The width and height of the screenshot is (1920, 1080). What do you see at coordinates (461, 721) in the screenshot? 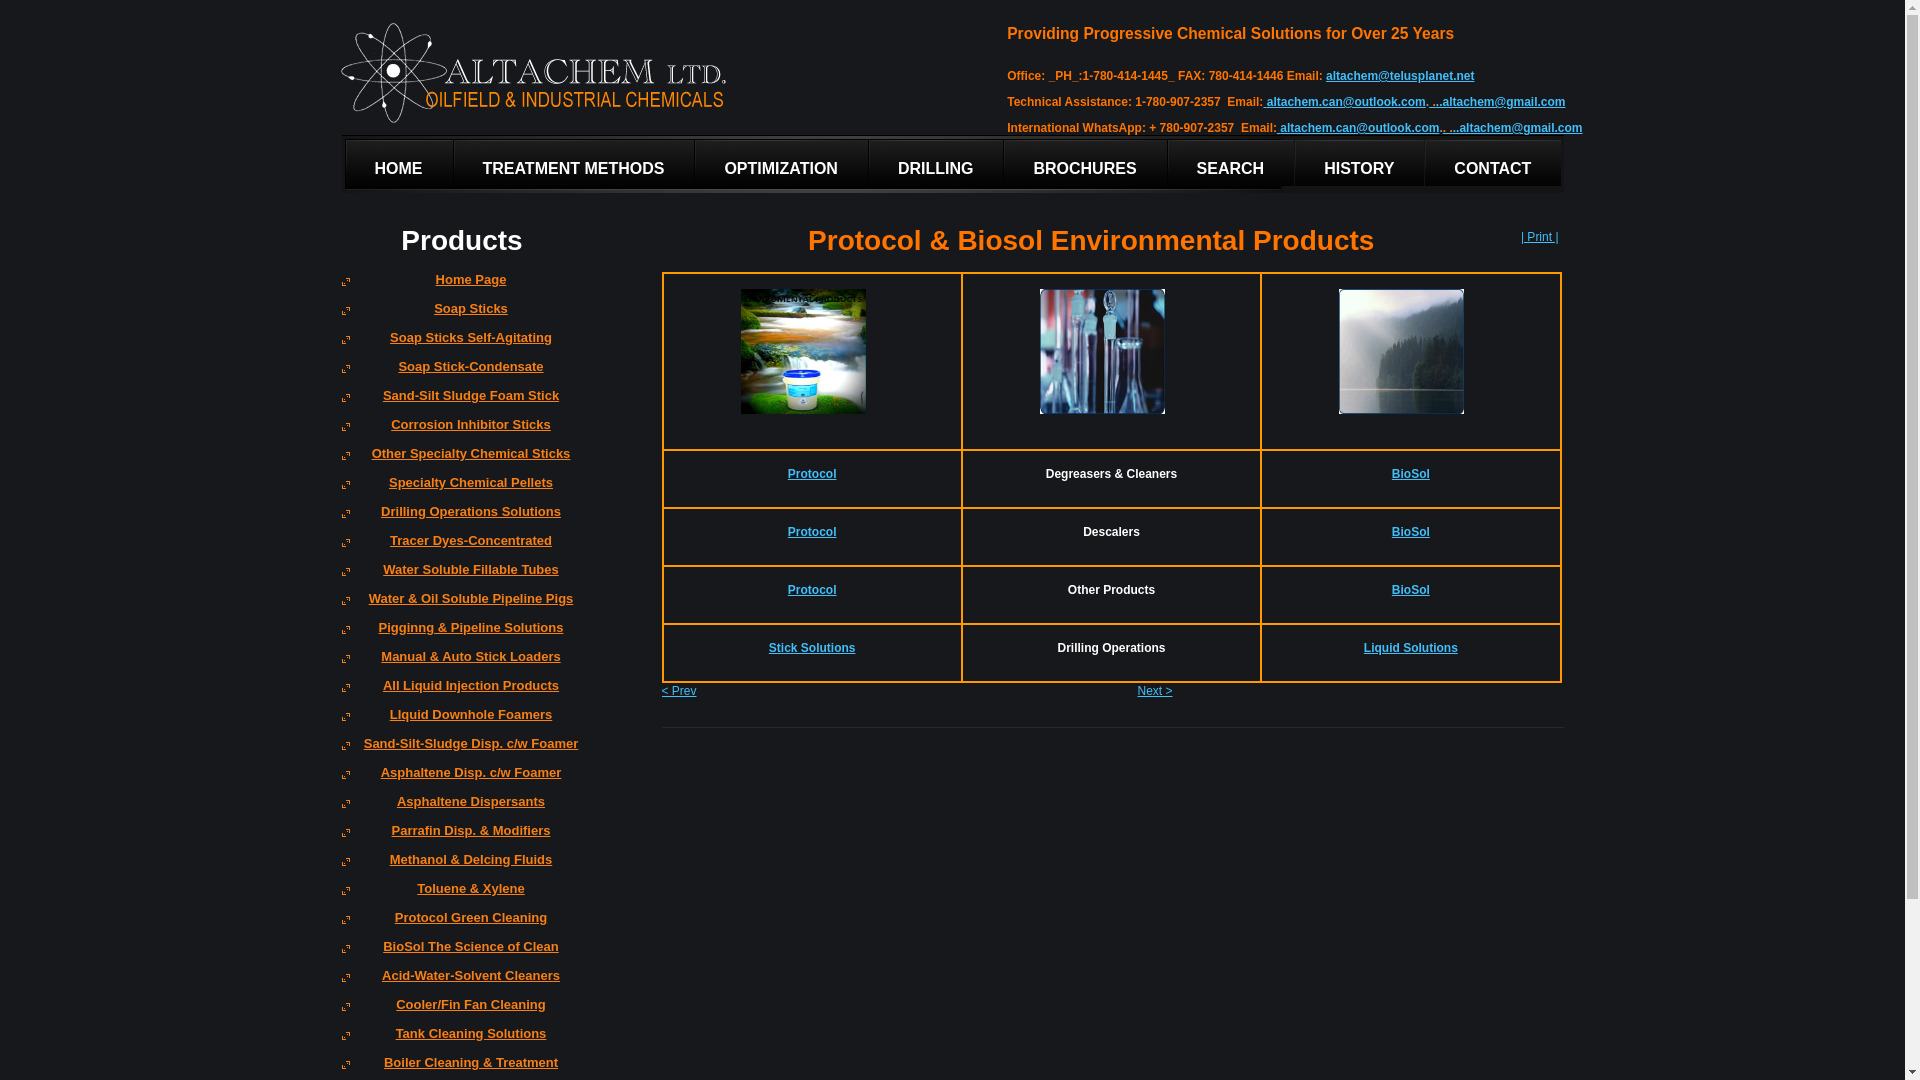
I see `'LIquid Downhole Foamers'` at bounding box center [461, 721].